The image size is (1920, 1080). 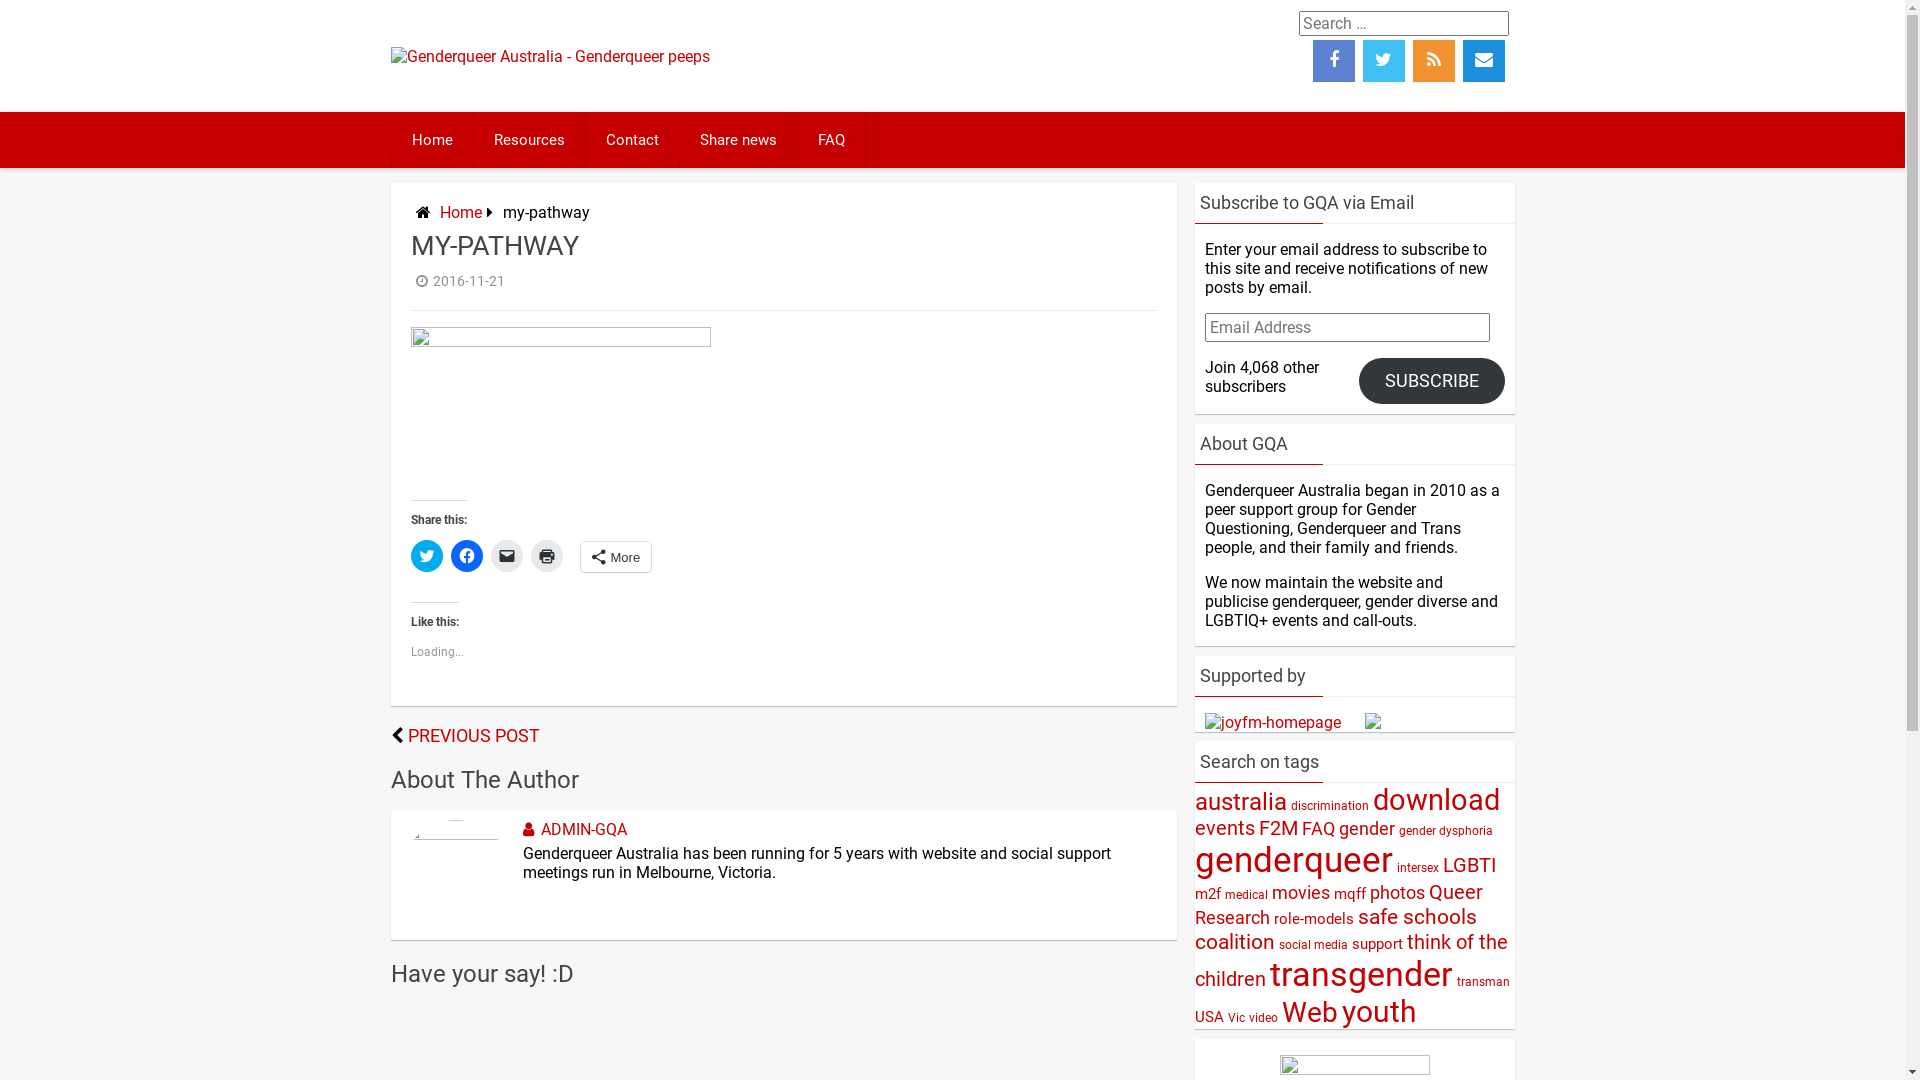 What do you see at coordinates (1444, 830) in the screenshot?
I see `'gender dysphoria'` at bounding box center [1444, 830].